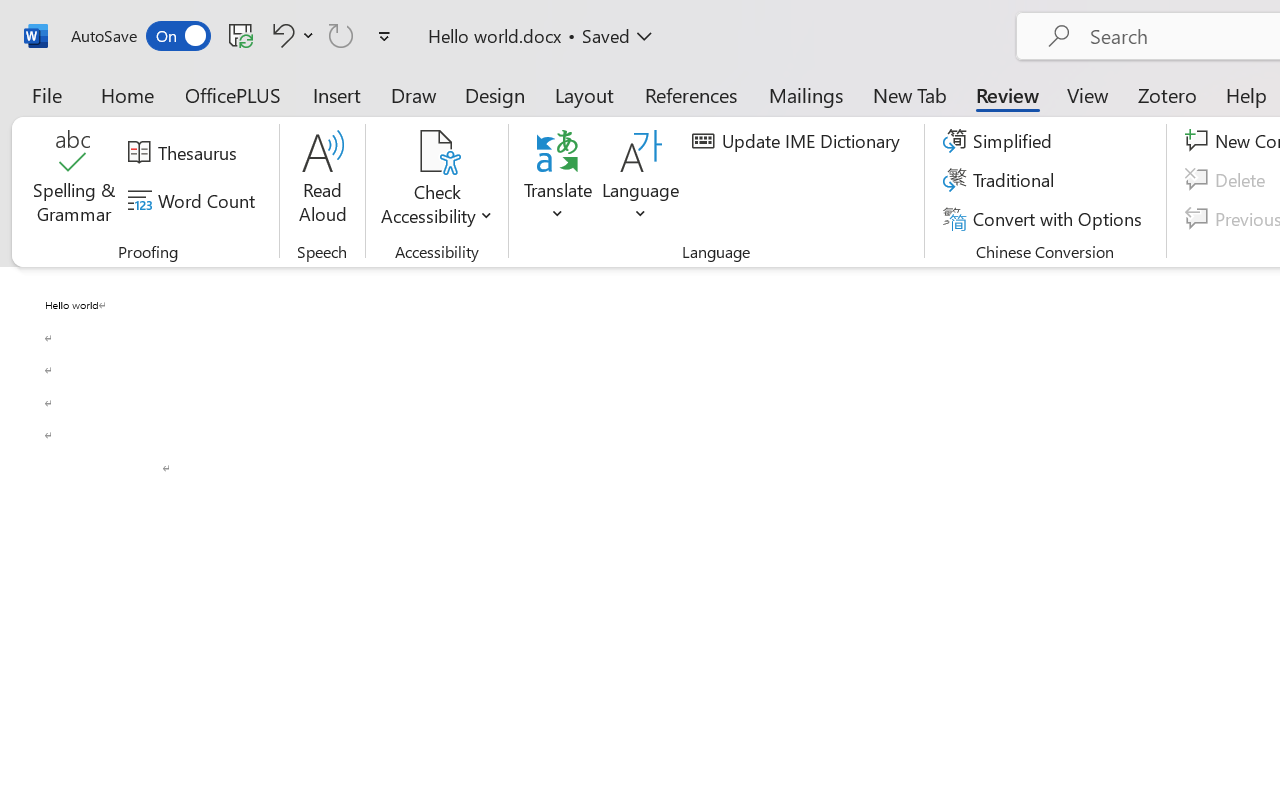 This screenshot has width=1280, height=800. Describe the element at coordinates (234, 35) in the screenshot. I see `'Quick Access Toolbar'` at that location.